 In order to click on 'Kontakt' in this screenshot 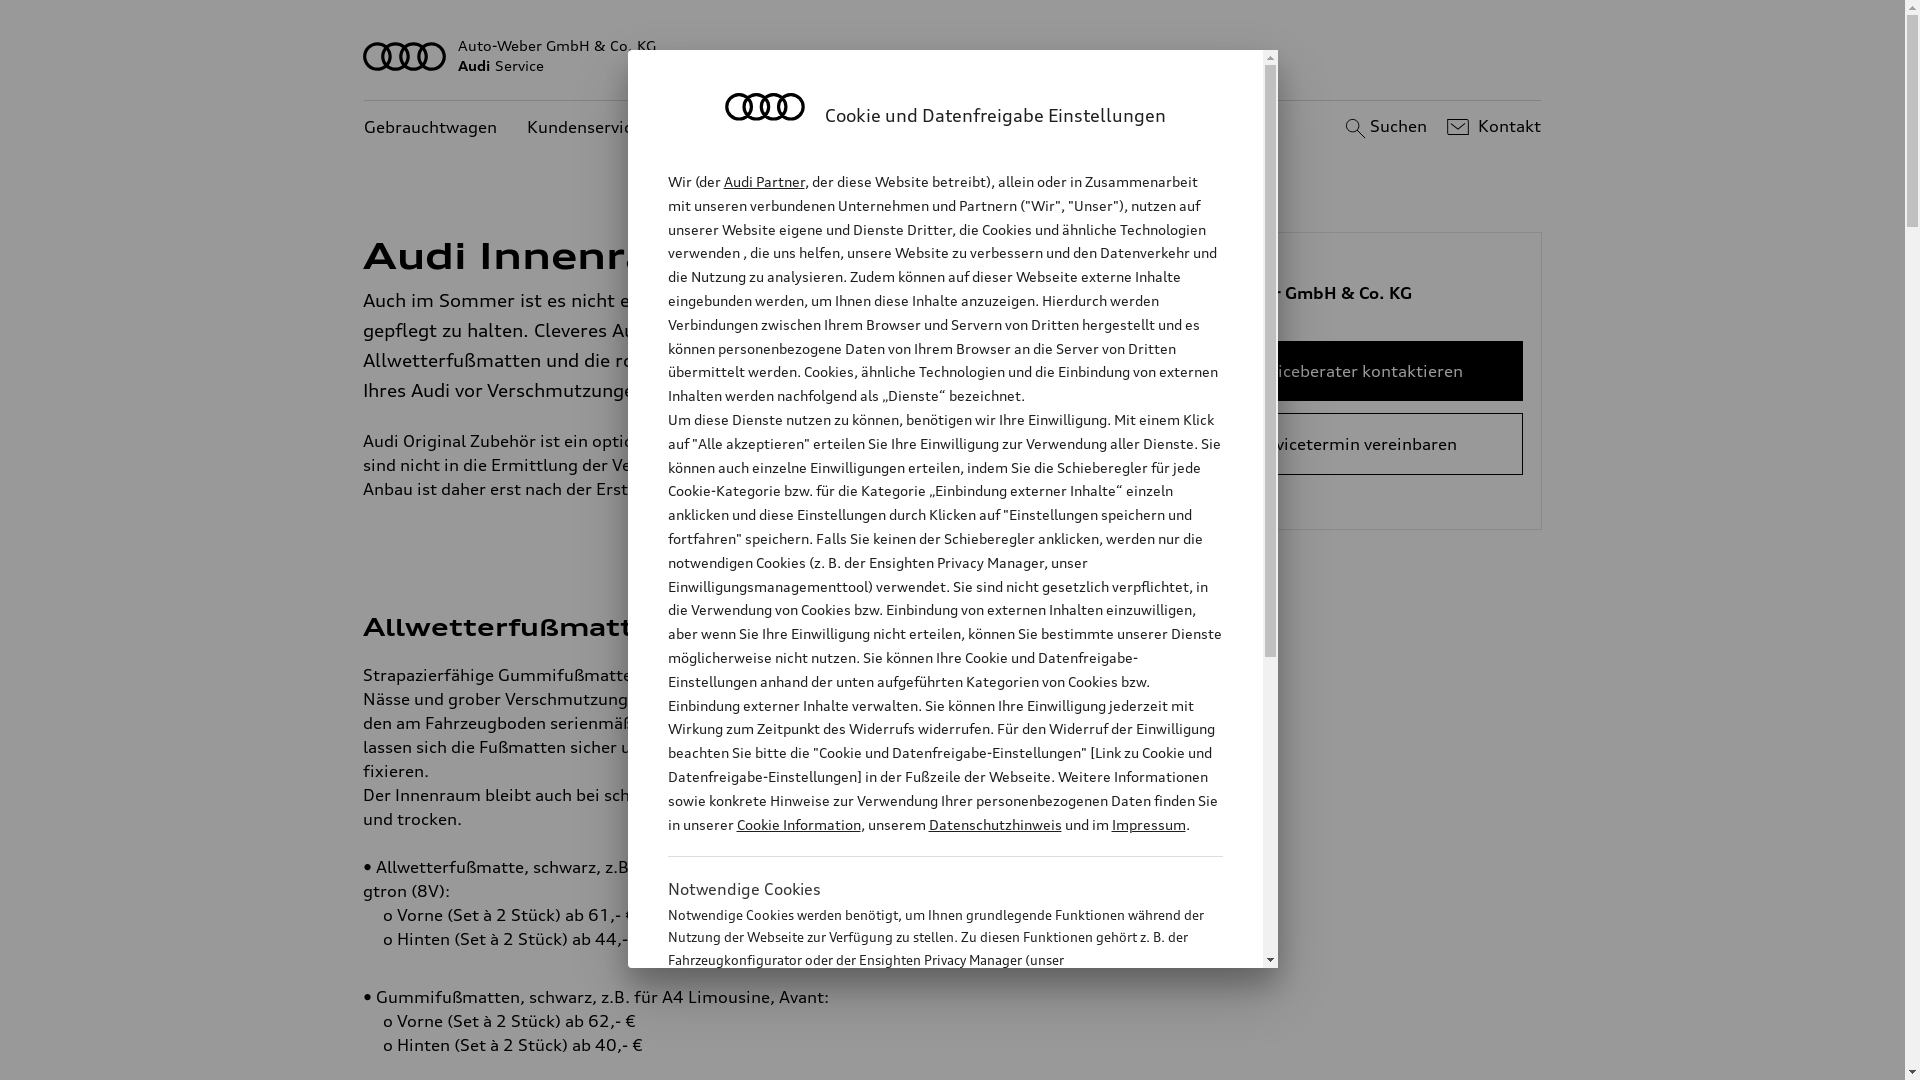, I will do `click(1491, 127)`.